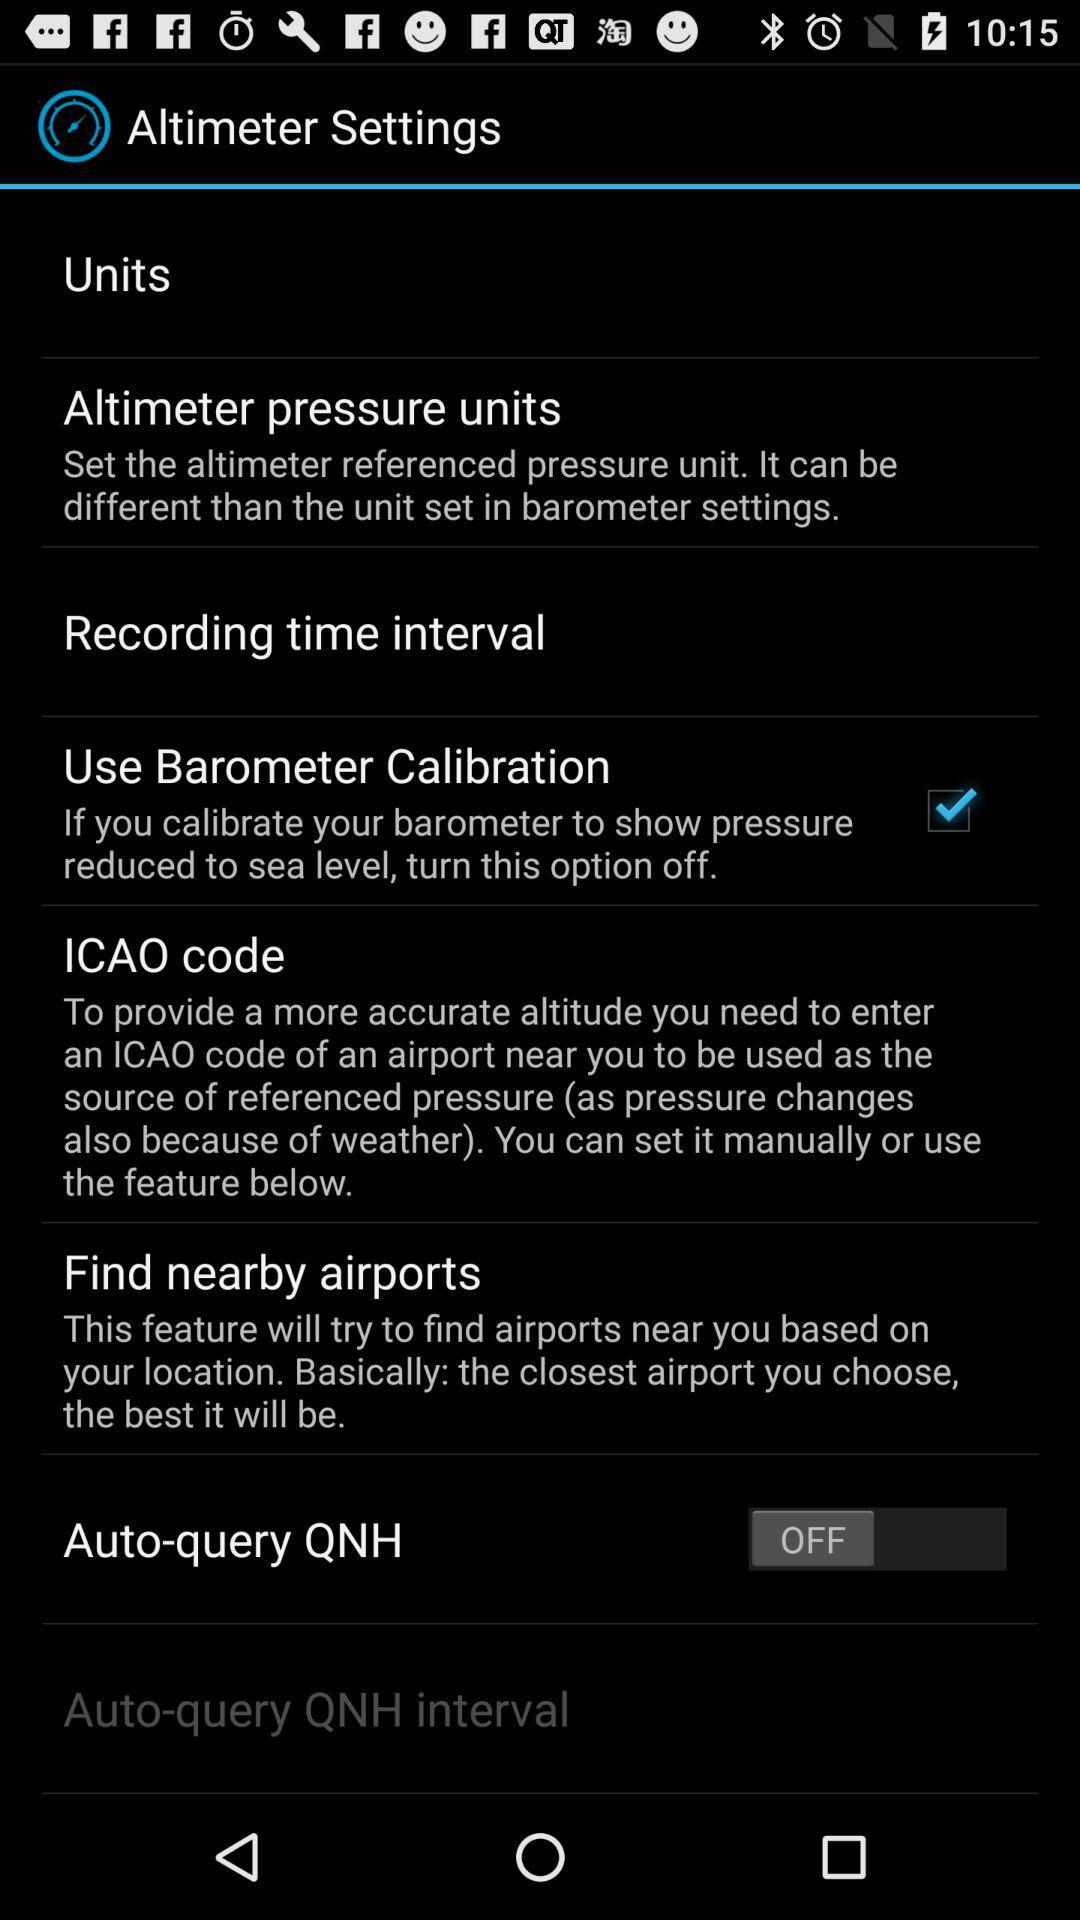 The width and height of the screenshot is (1080, 1920). Describe the element at coordinates (336, 763) in the screenshot. I see `use barometer calibration` at that location.